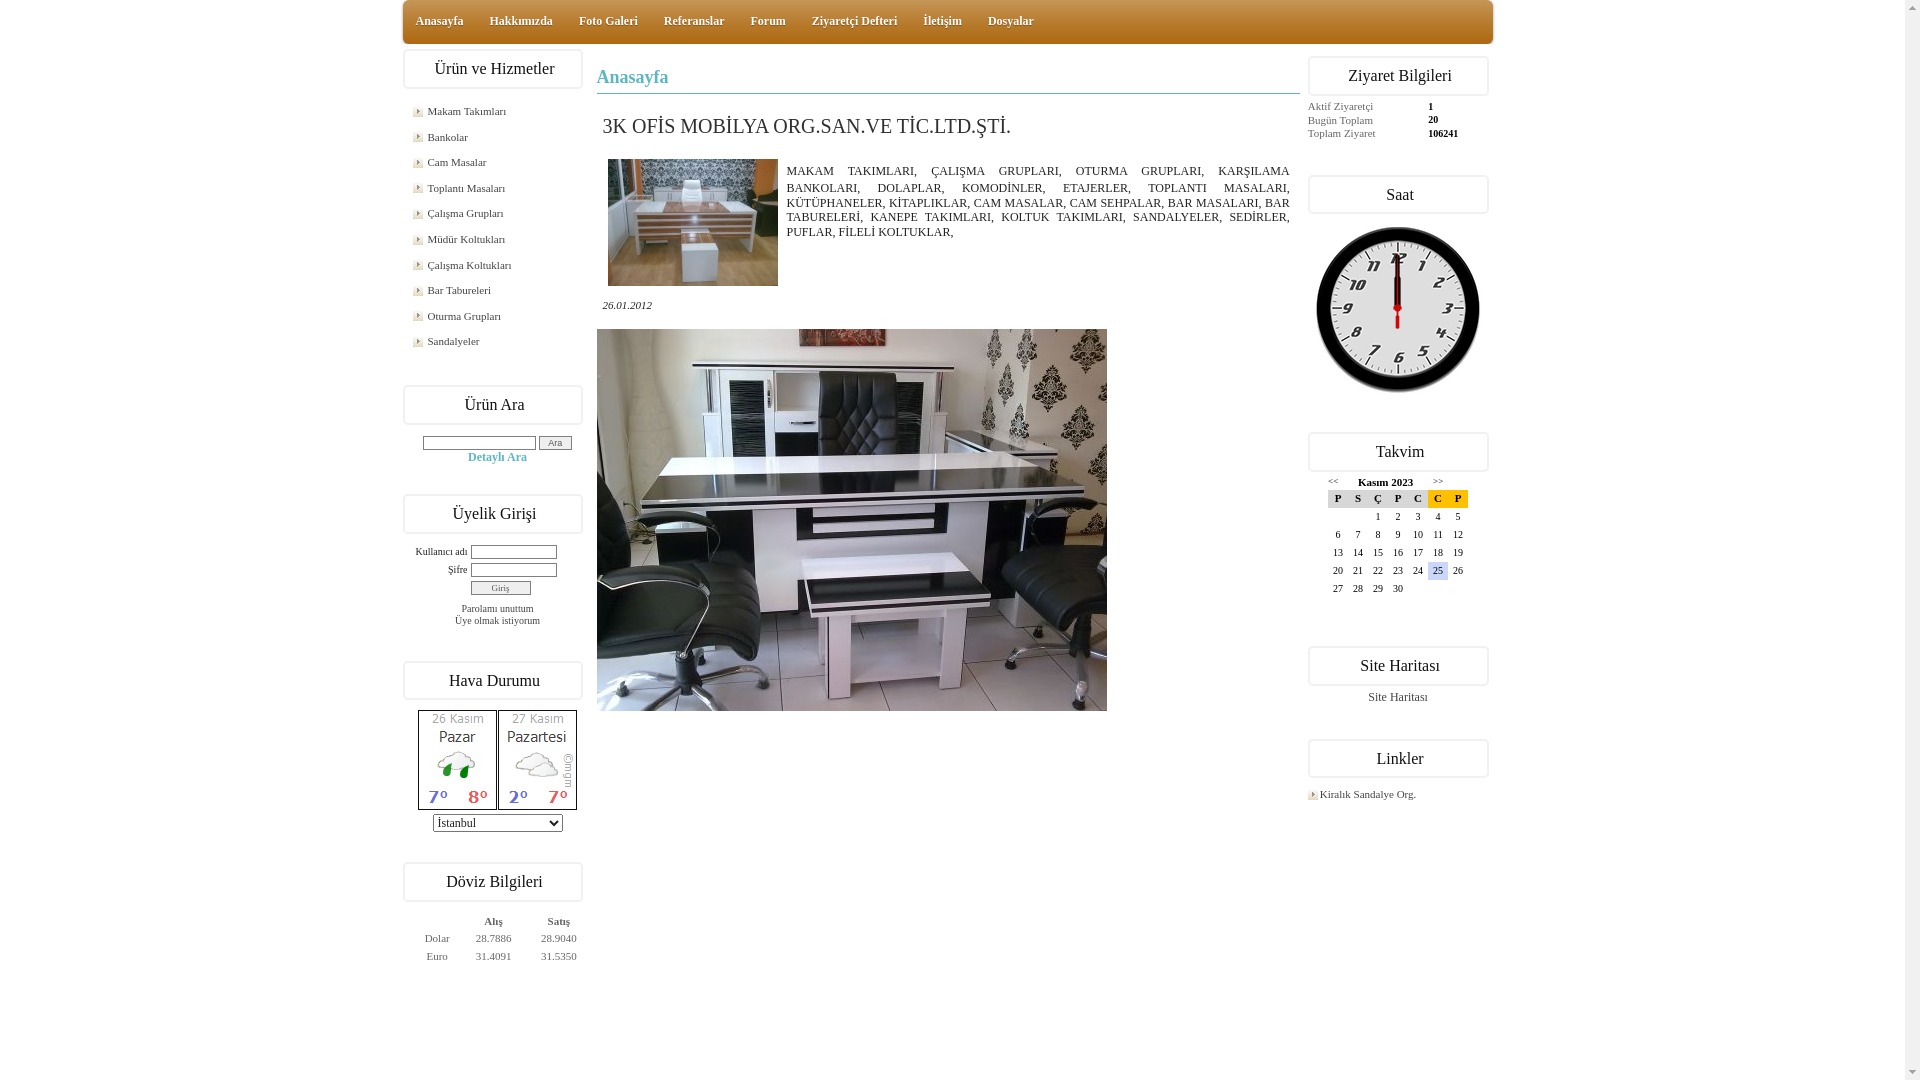 The height and width of the screenshot is (1080, 1920). I want to click on '28', so click(1358, 588).